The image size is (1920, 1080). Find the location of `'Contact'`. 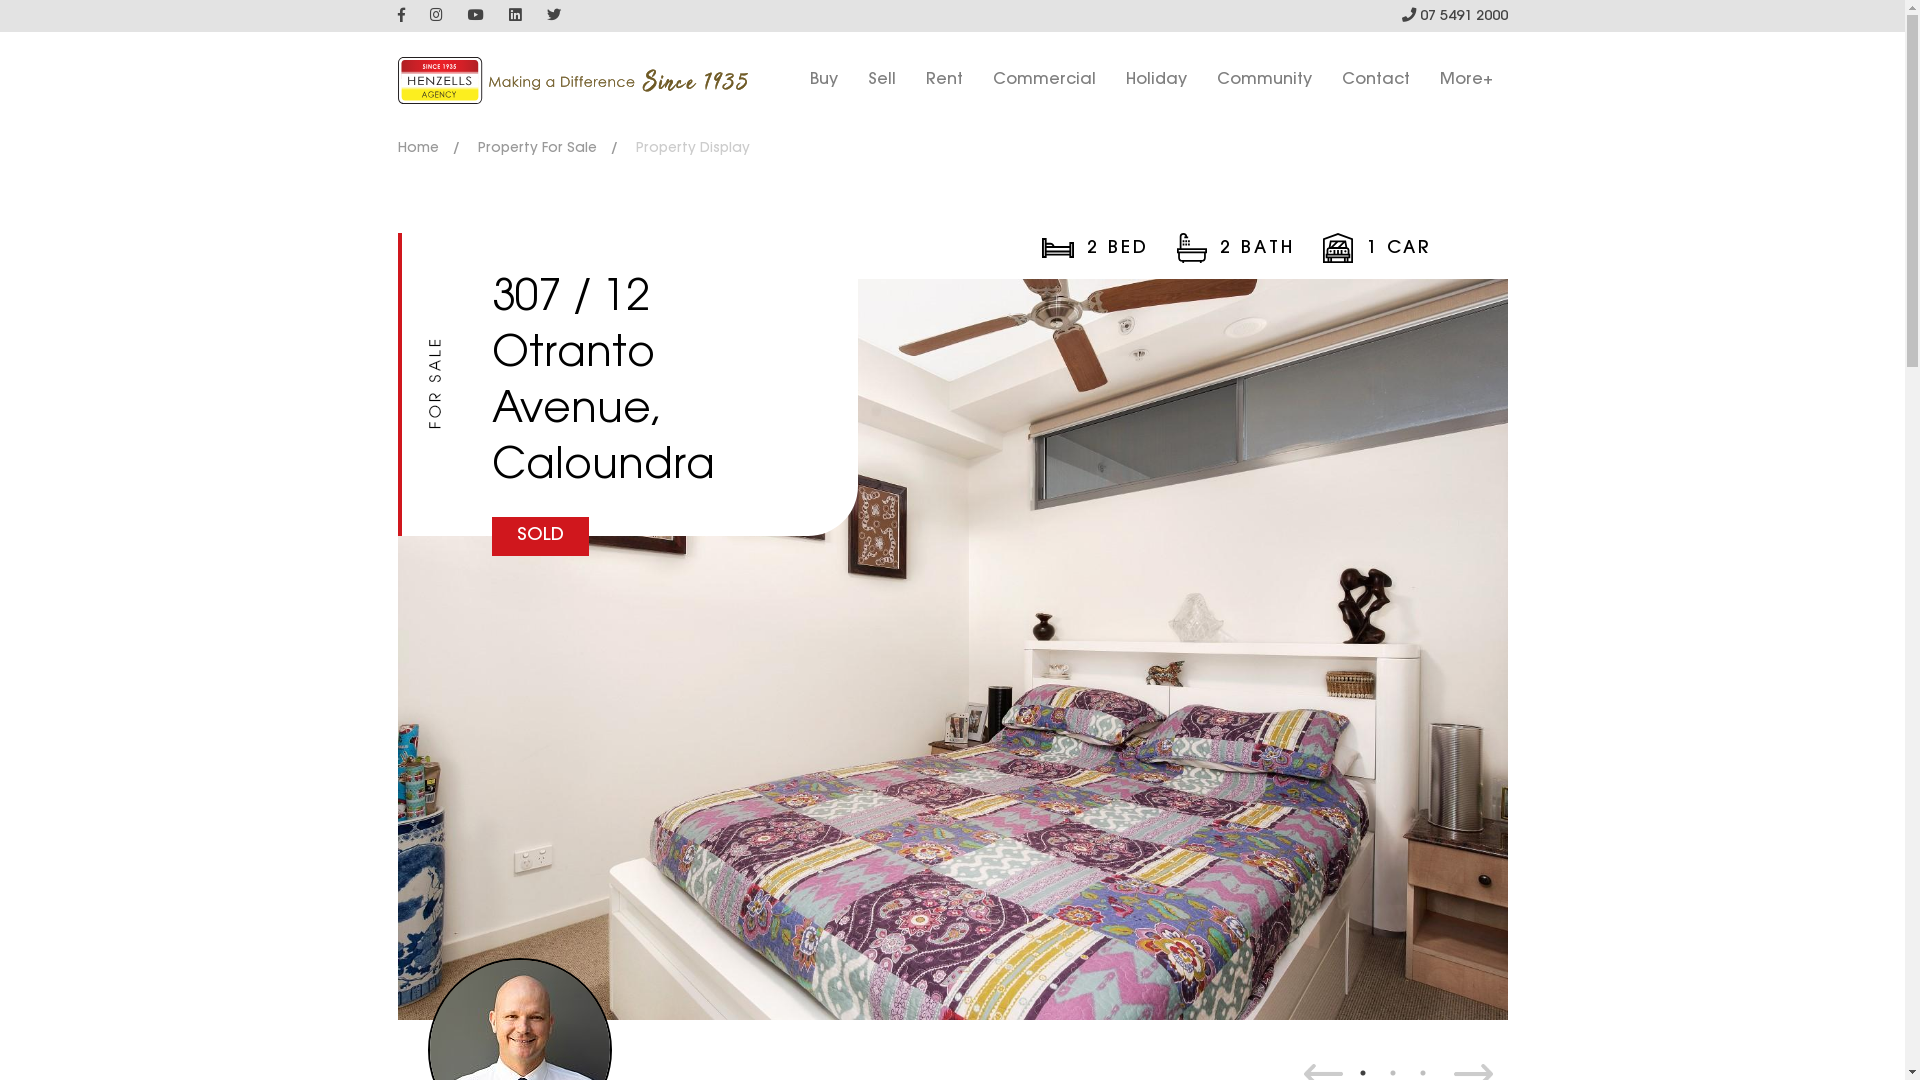

'Contact' is located at coordinates (1375, 79).